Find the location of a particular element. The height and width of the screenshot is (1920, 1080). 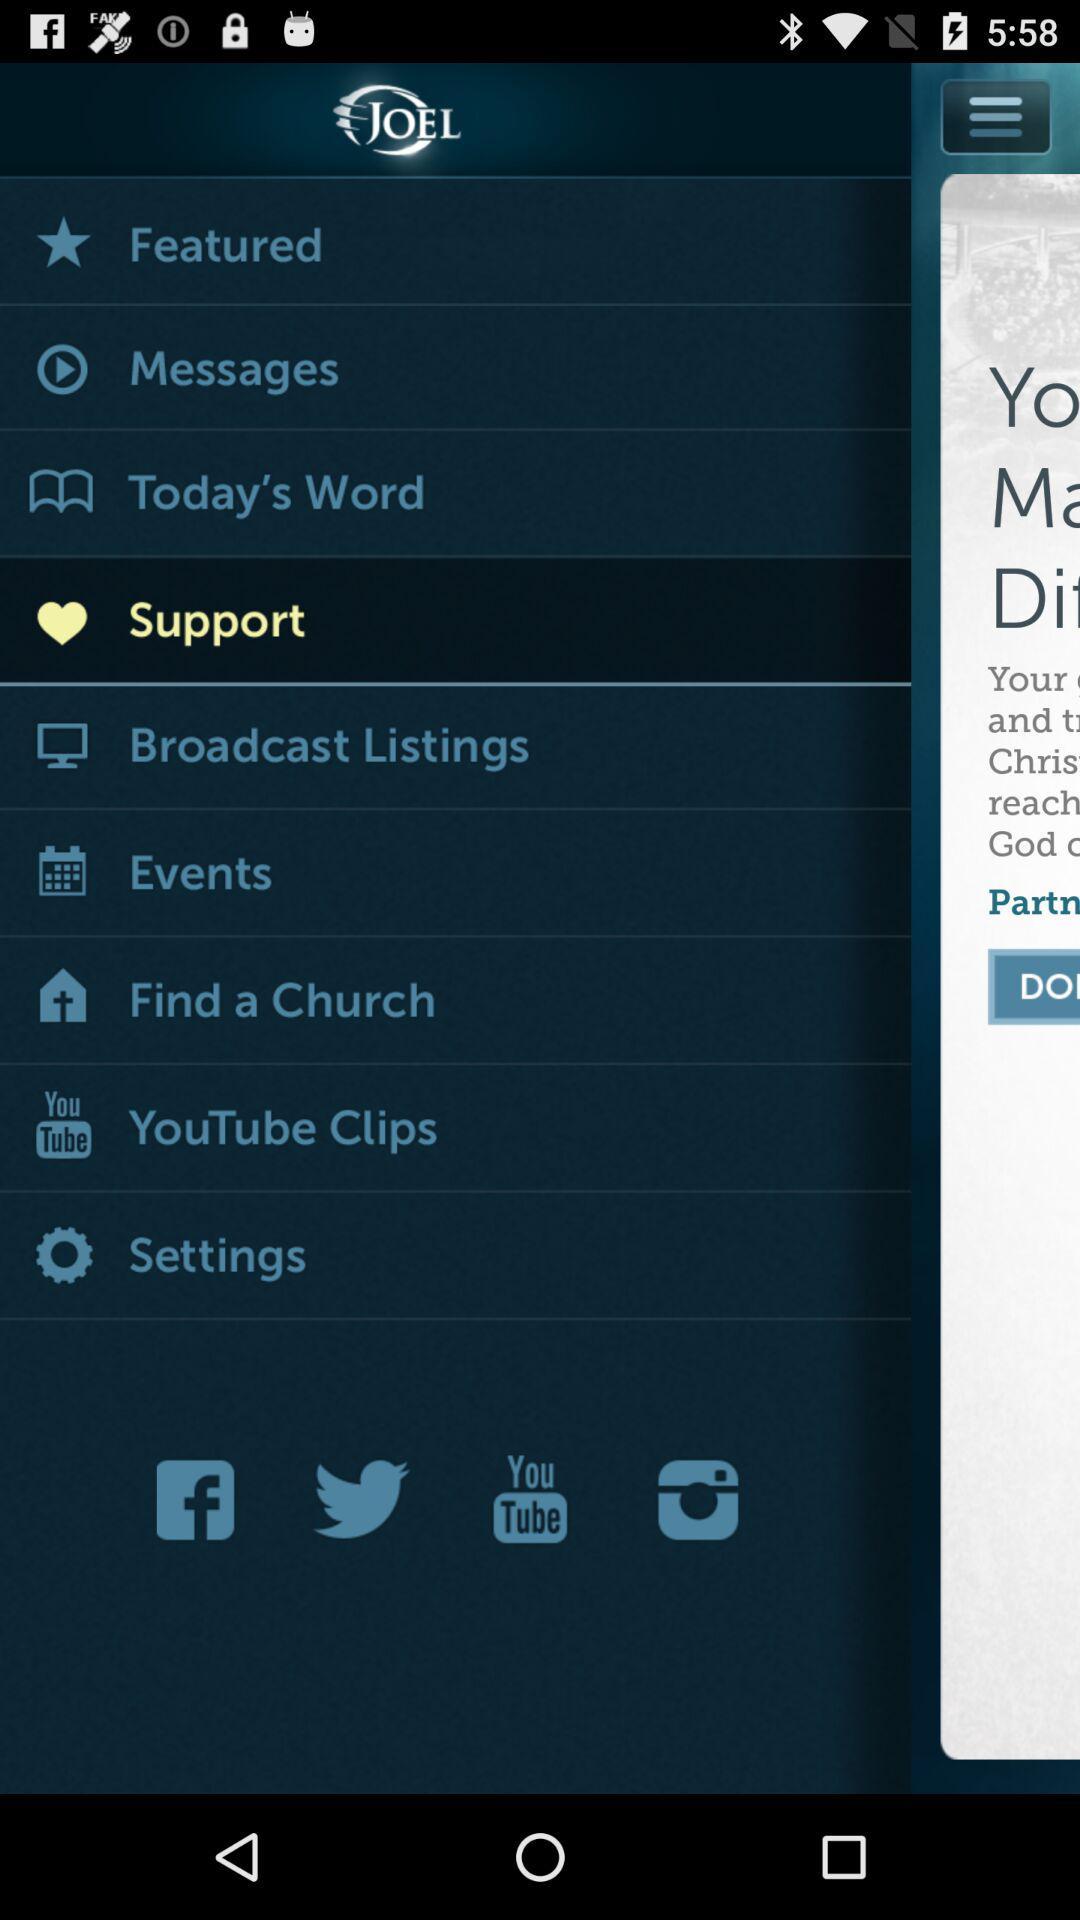

tap to donate is located at coordinates (1034, 987).